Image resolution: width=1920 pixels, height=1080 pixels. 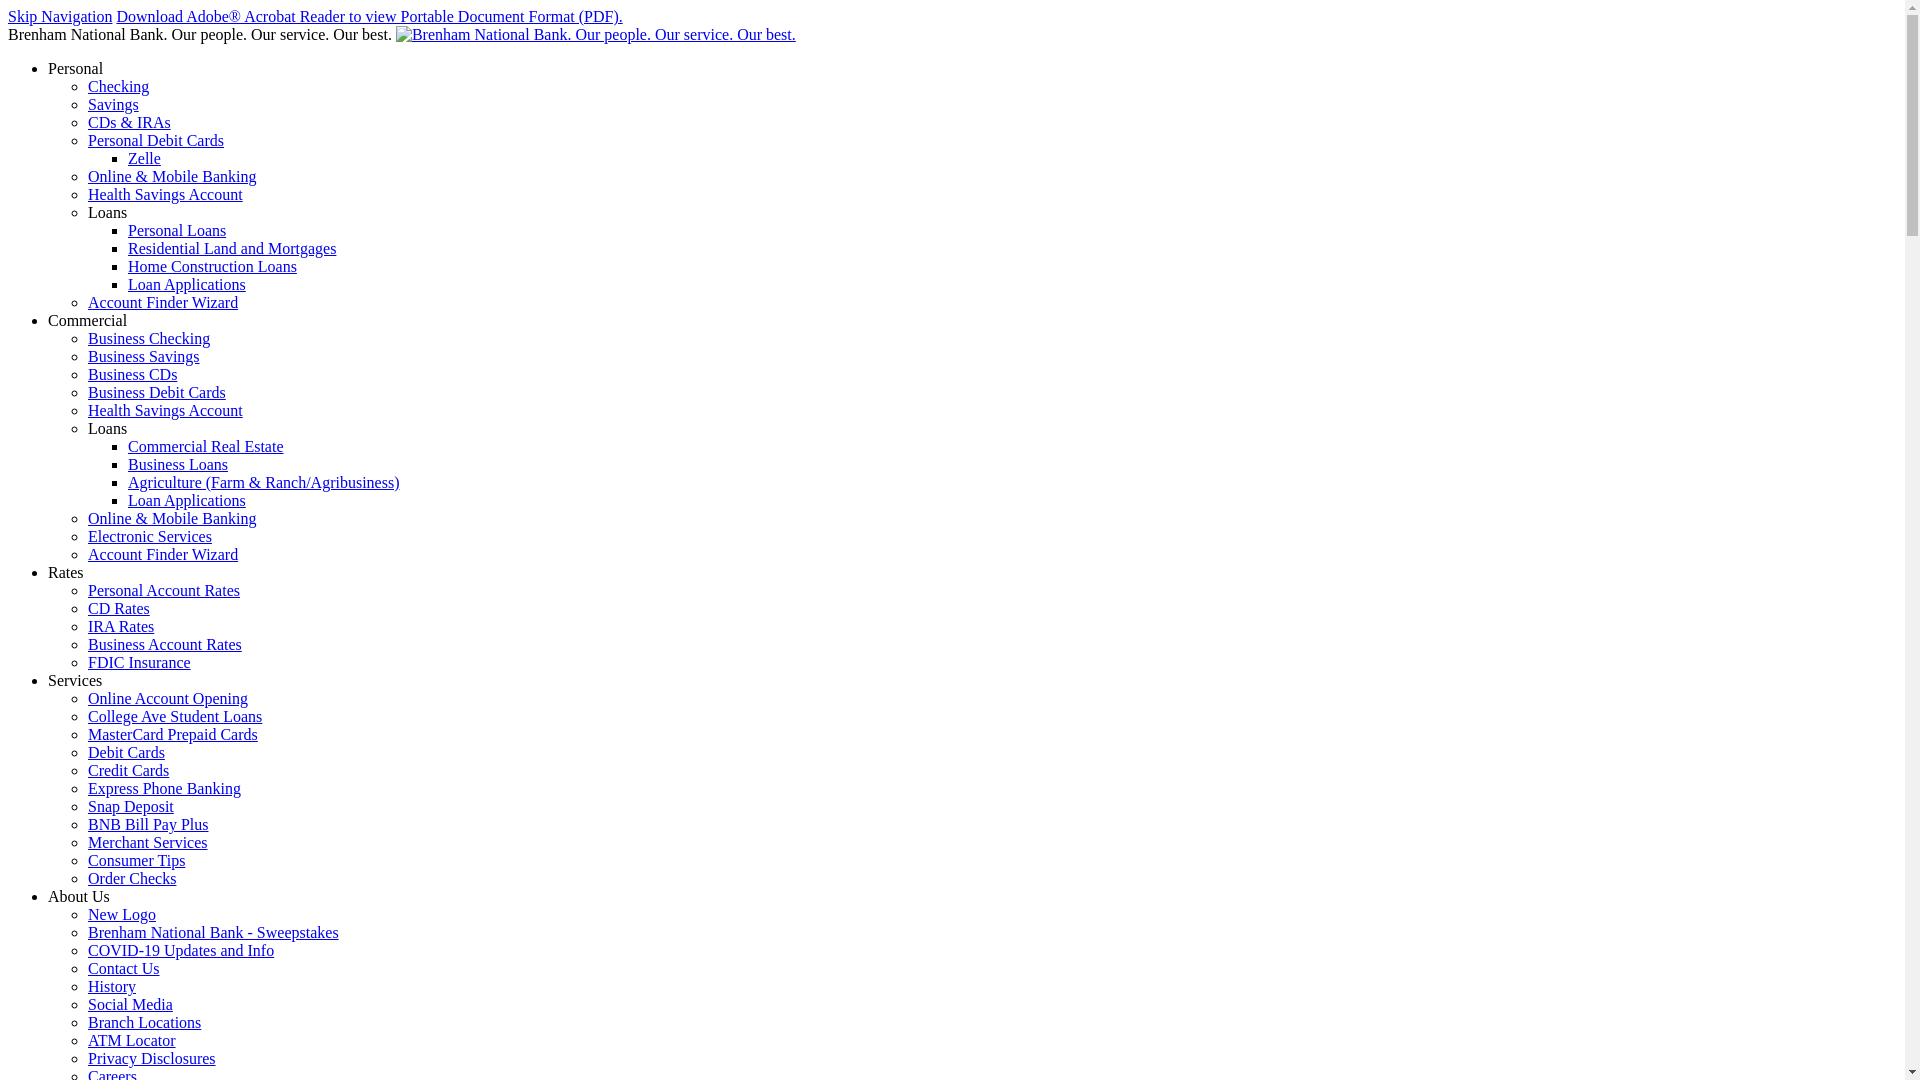 I want to click on 'Skip Navigation', so click(x=59, y=16).